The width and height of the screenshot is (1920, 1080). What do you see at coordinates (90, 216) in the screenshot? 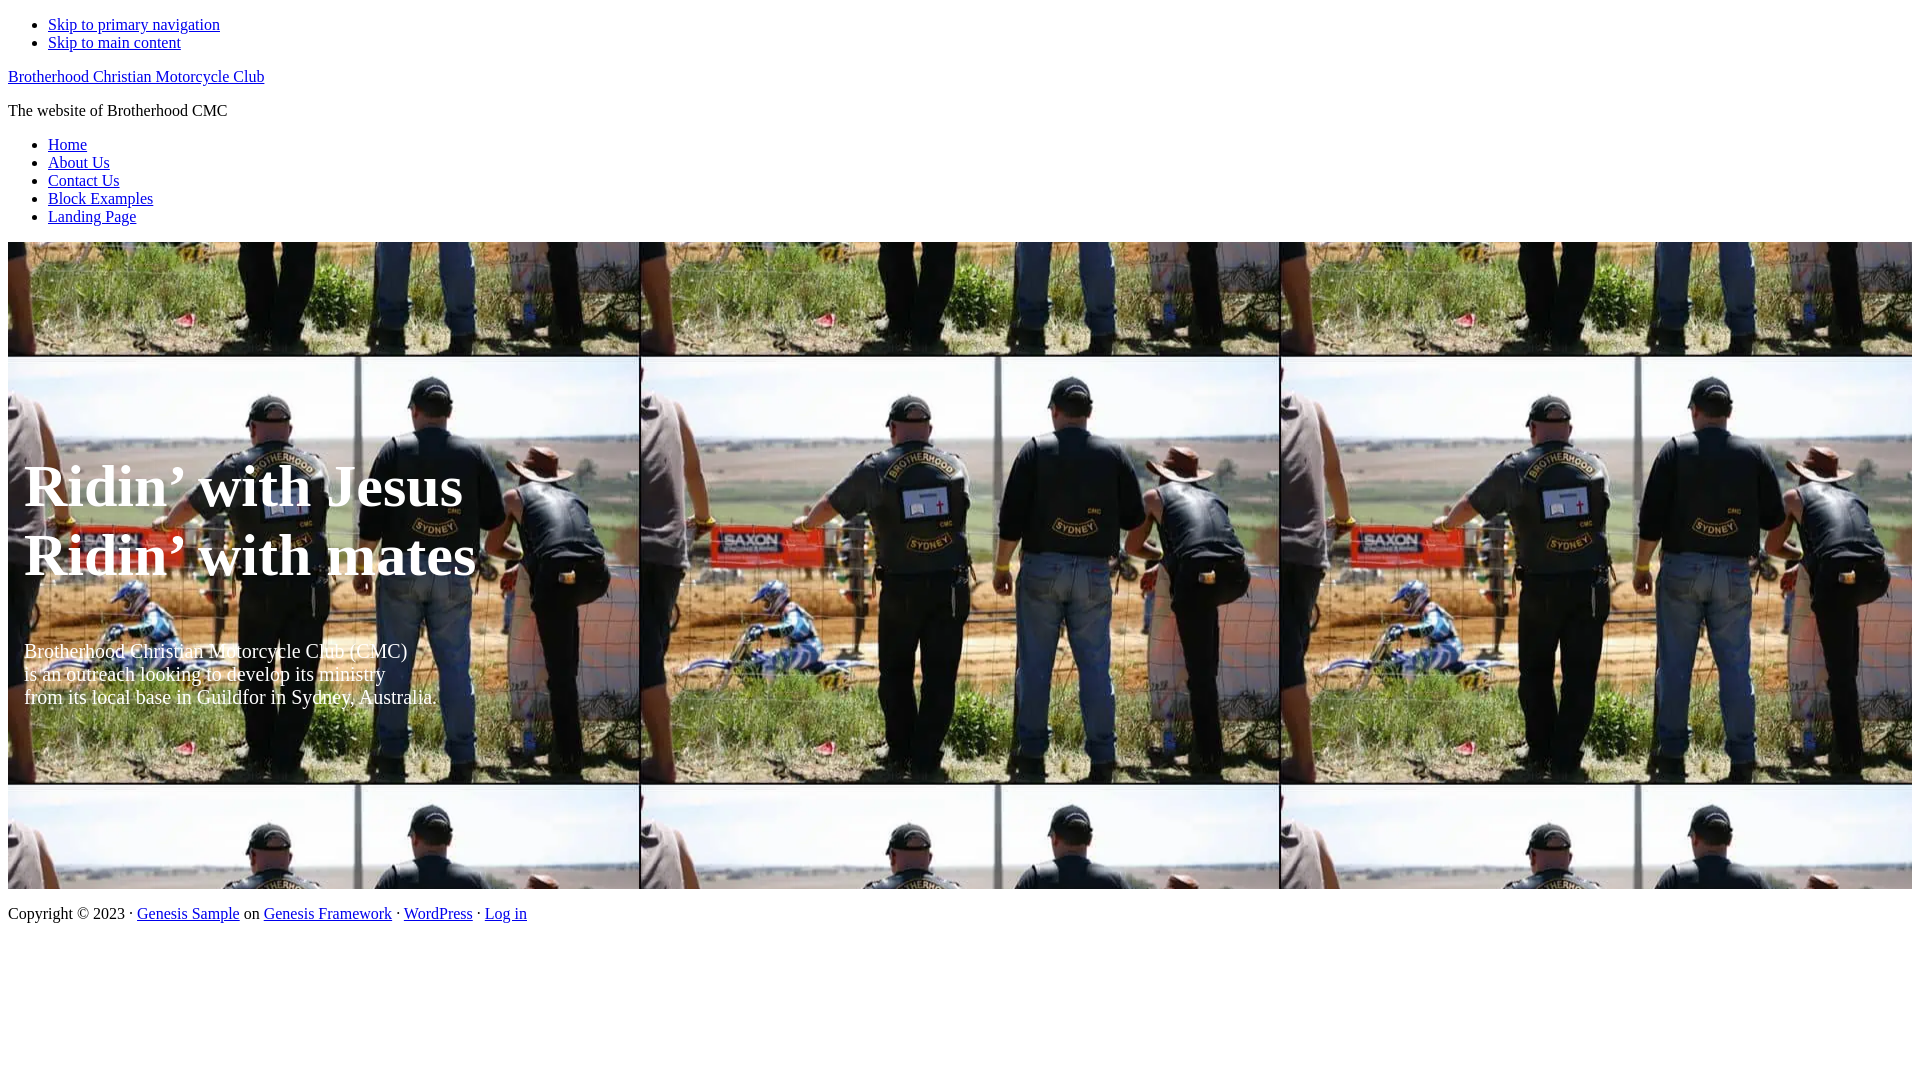
I see `'Landing Page'` at bounding box center [90, 216].